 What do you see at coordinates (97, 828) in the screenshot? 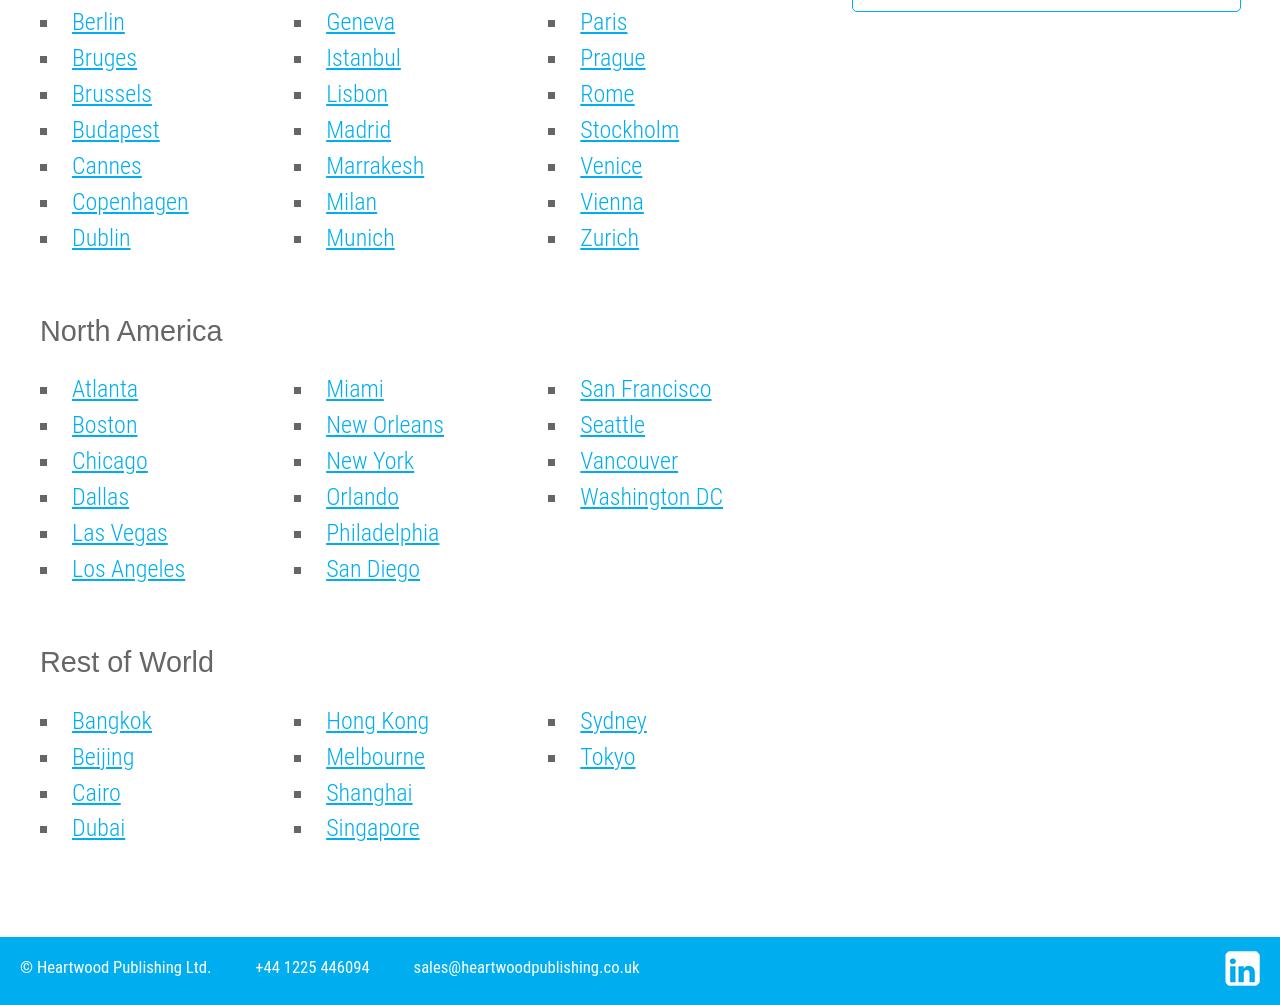
I see `'Dubai'` at bounding box center [97, 828].